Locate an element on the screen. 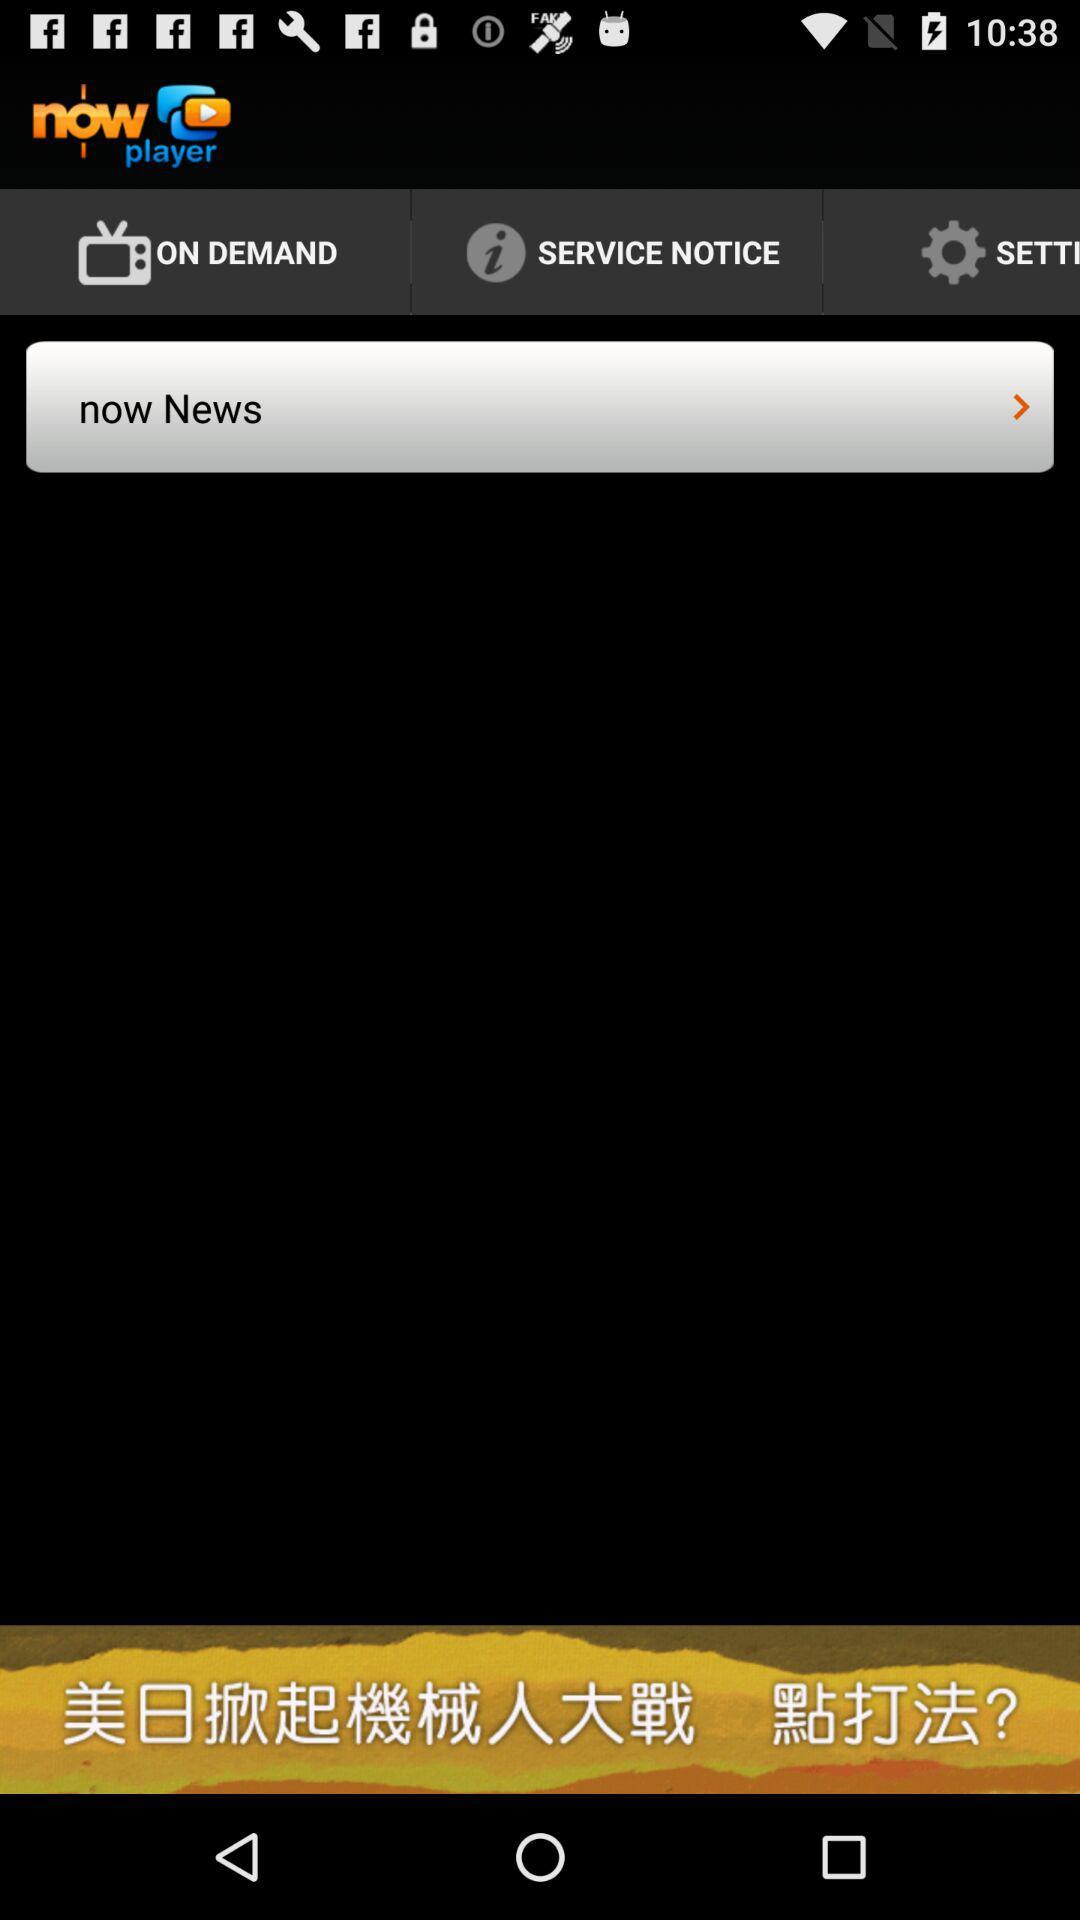 This screenshot has height=1920, width=1080. the now news app is located at coordinates (311, 425).